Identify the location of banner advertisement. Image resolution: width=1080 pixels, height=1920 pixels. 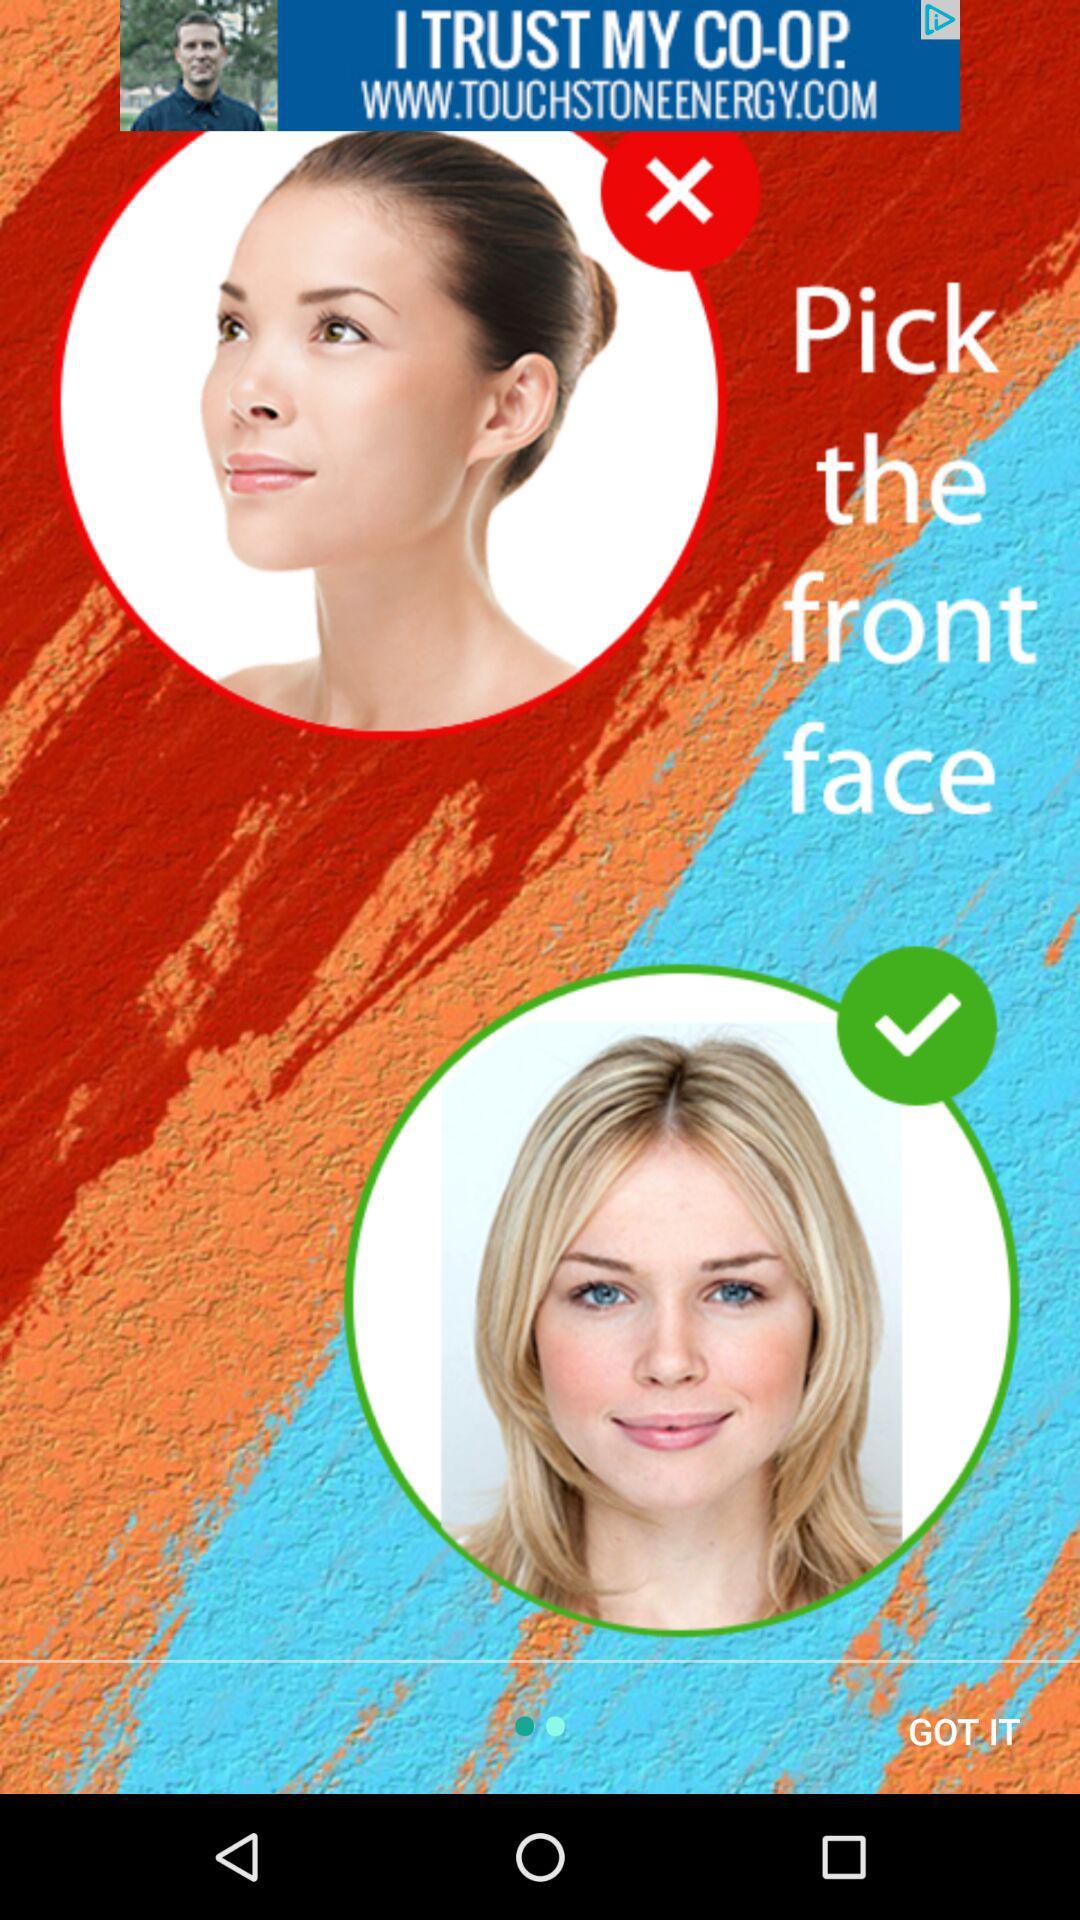
(540, 65).